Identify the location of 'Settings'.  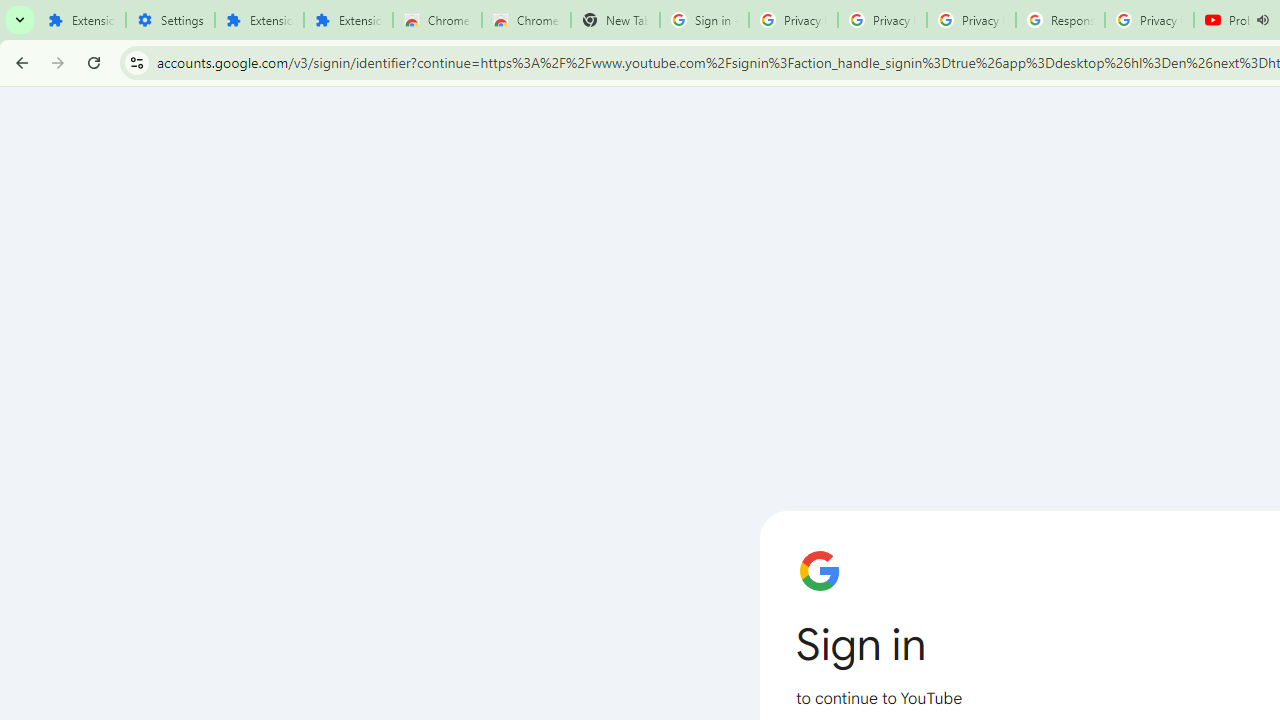
(170, 20).